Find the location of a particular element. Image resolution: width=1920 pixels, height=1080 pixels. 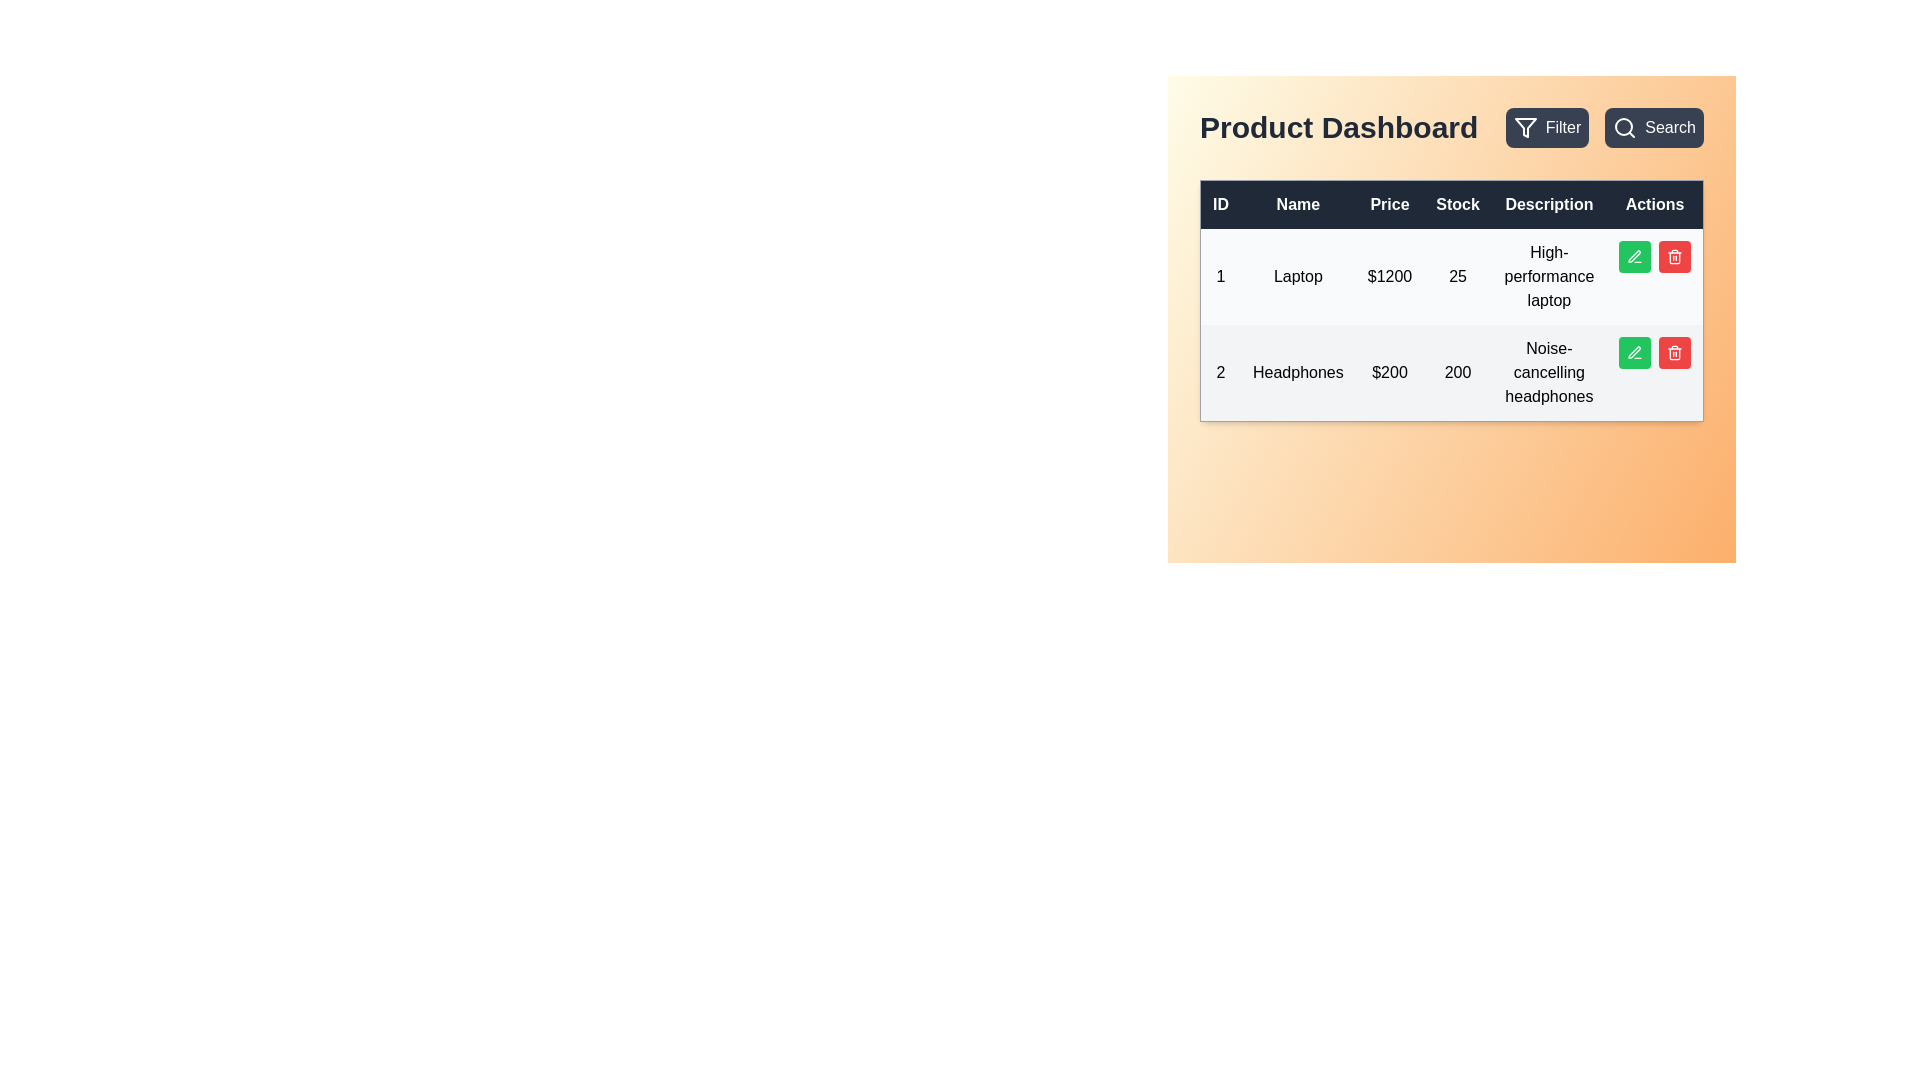

the red button with a white trash bin icon located on the rightmost side of the action buttons row for the second item in the data table is located at coordinates (1675, 352).